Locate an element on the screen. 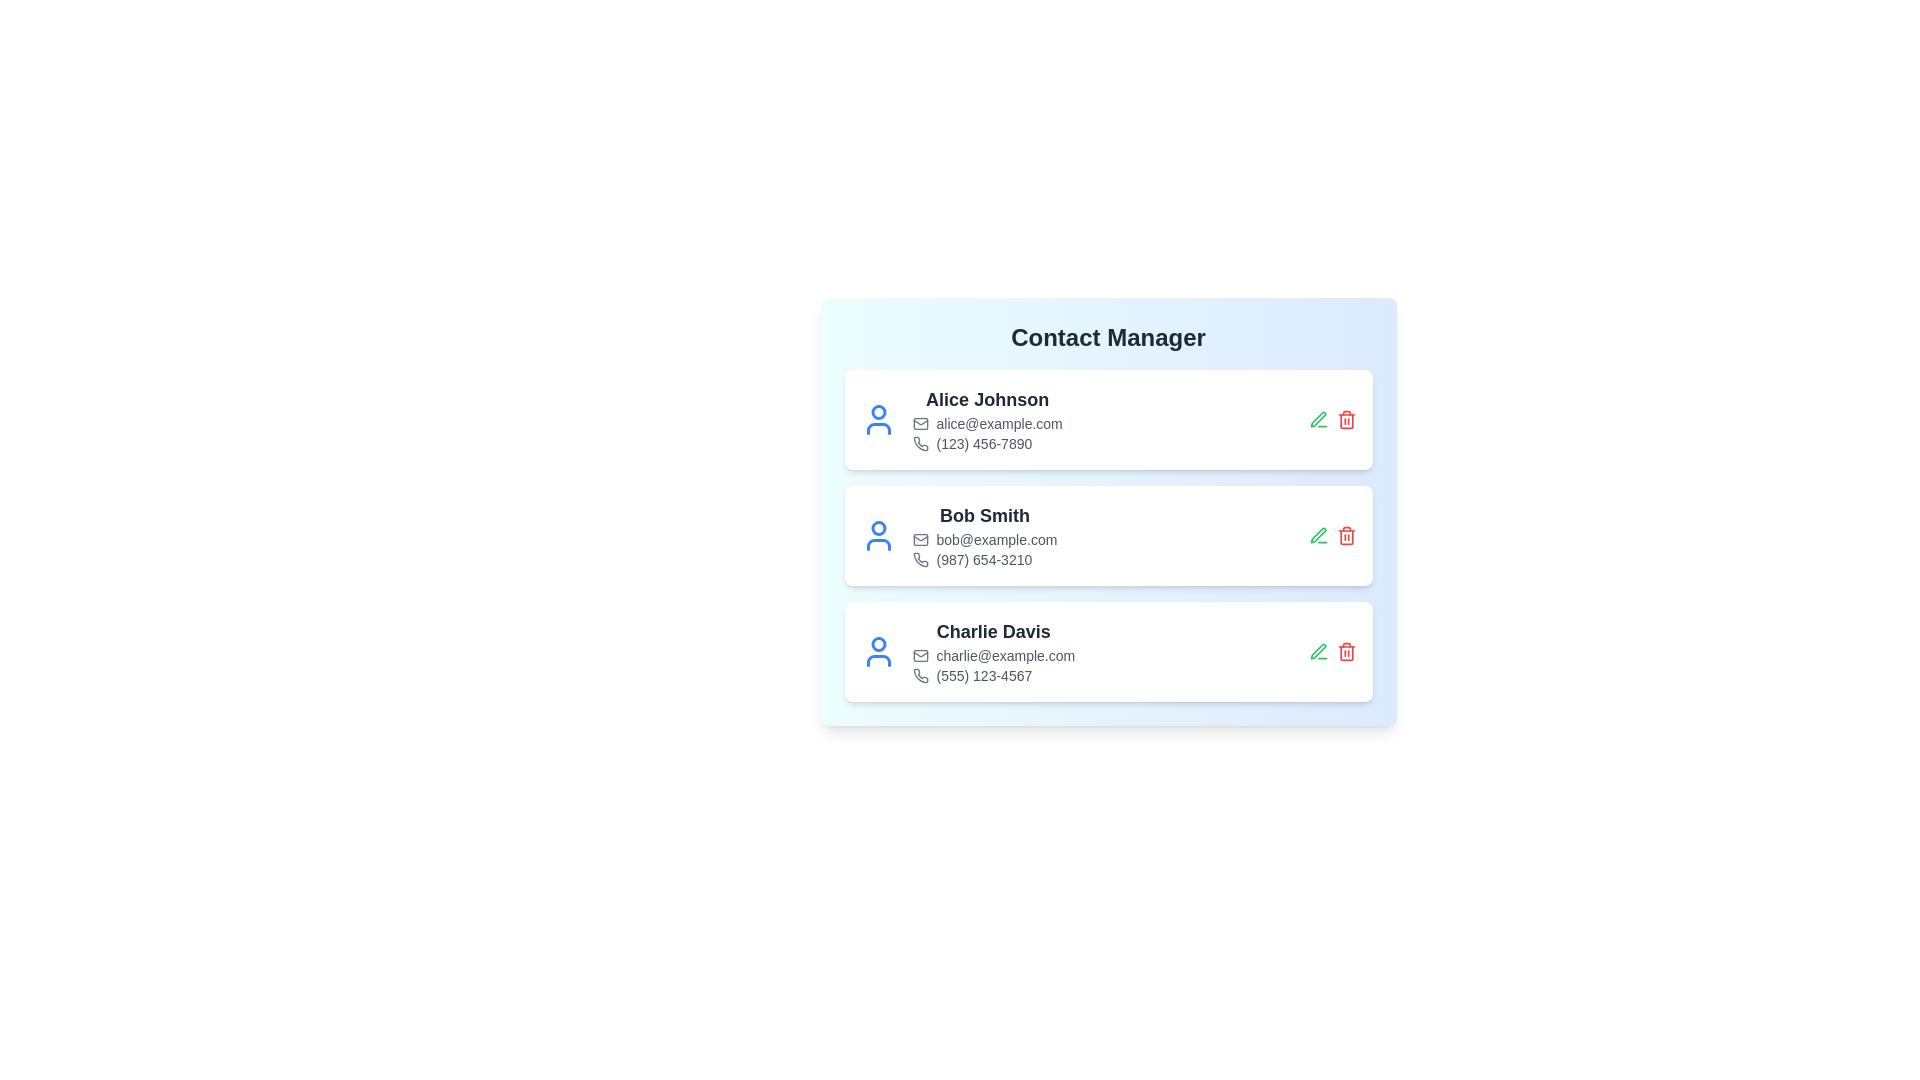 This screenshot has width=1920, height=1080. the edit button for the contact Alice Johnson is located at coordinates (1318, 419).